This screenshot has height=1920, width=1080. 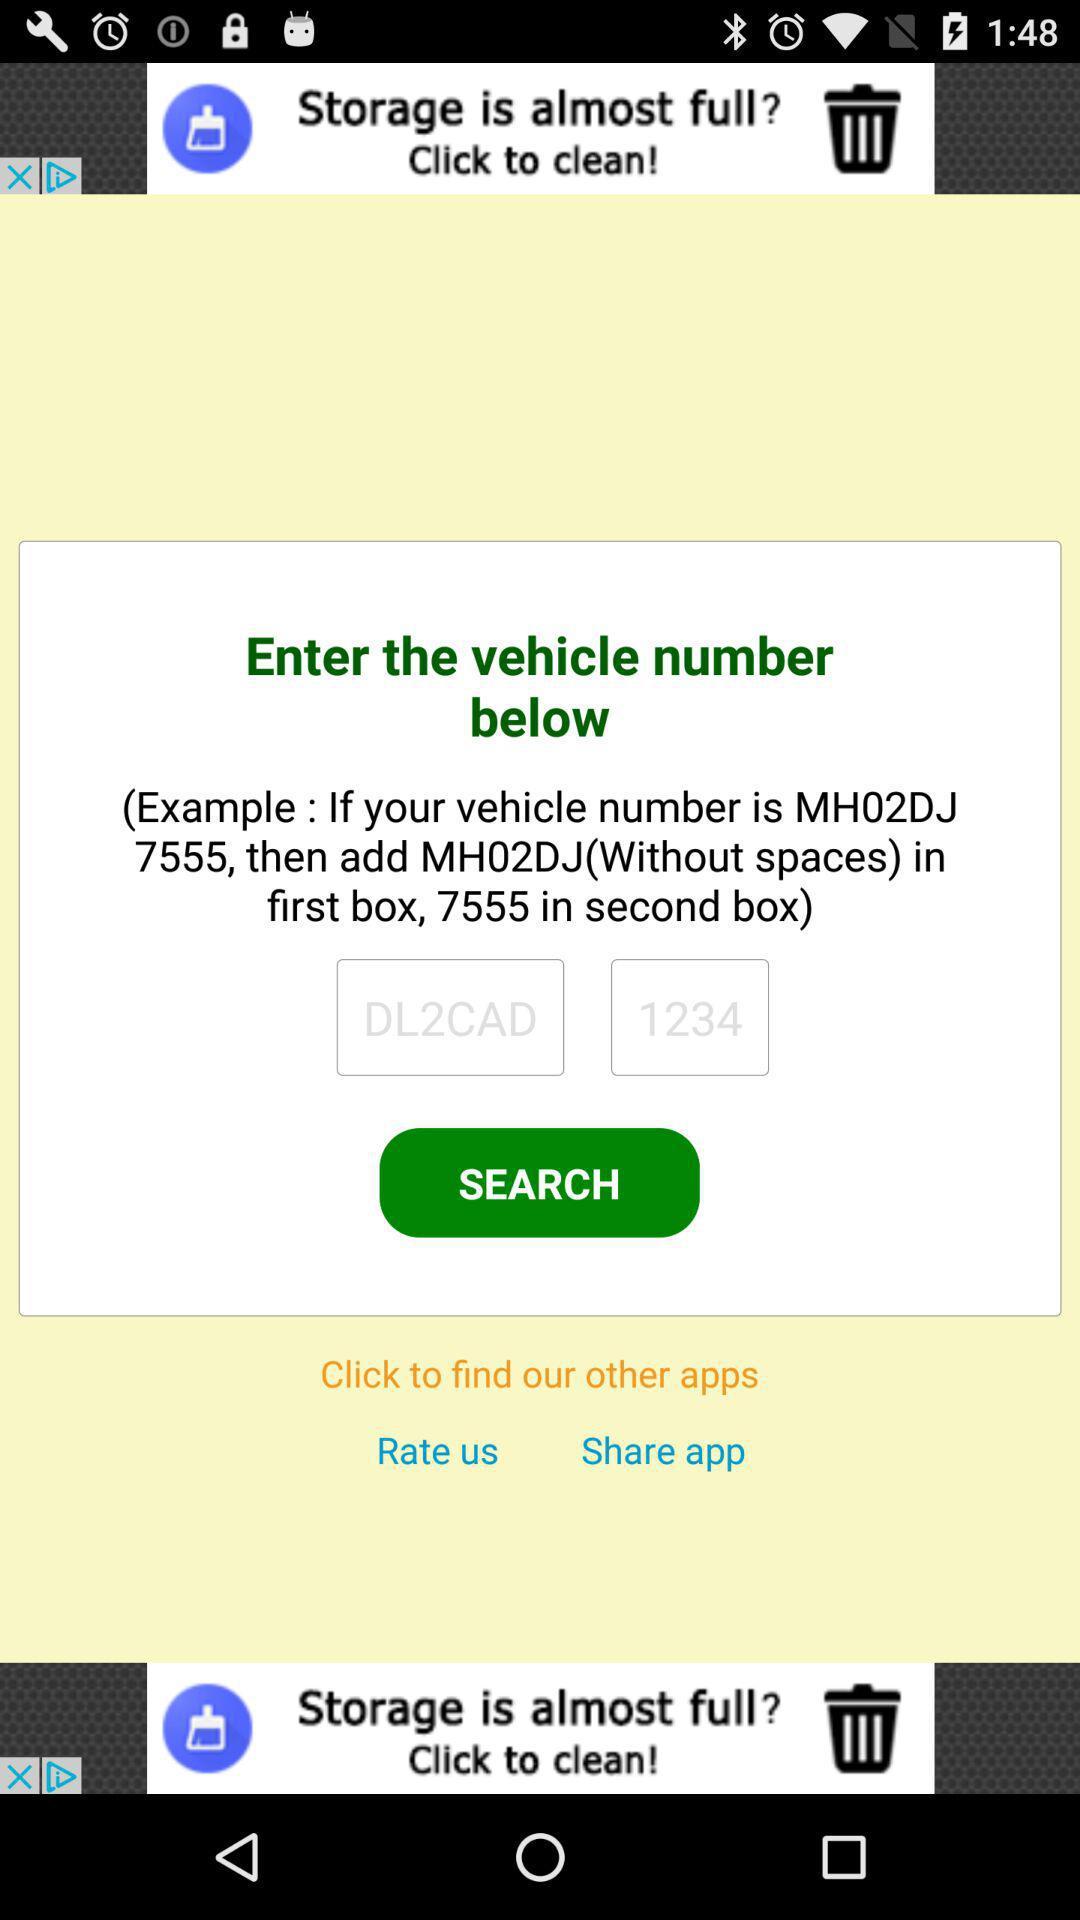 I want to click on advertisement link, so click(x=540, y=127).